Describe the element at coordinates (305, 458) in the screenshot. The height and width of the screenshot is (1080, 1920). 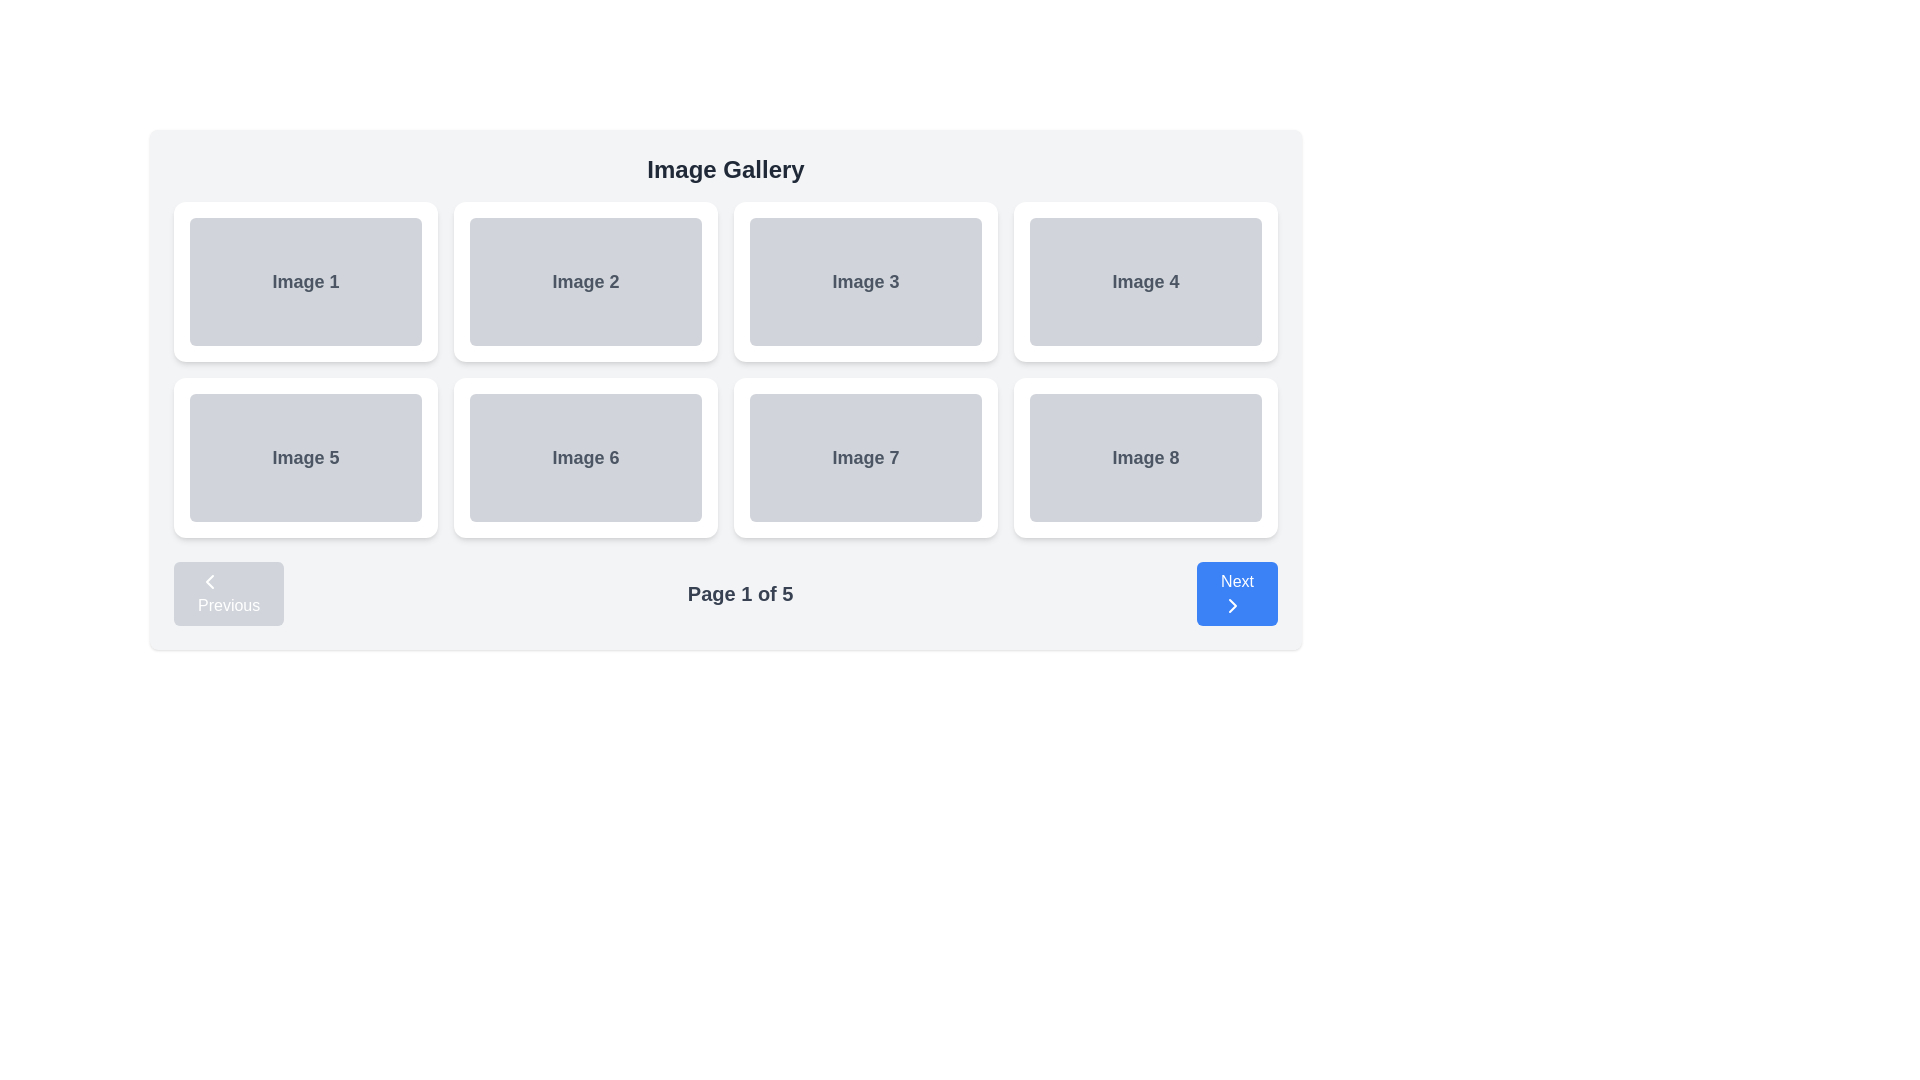
I see `the rectangular placeholder or image thumbnail labeled 'Image 5' with a light gray background located in the second row and first column of the grid layout` at that location.